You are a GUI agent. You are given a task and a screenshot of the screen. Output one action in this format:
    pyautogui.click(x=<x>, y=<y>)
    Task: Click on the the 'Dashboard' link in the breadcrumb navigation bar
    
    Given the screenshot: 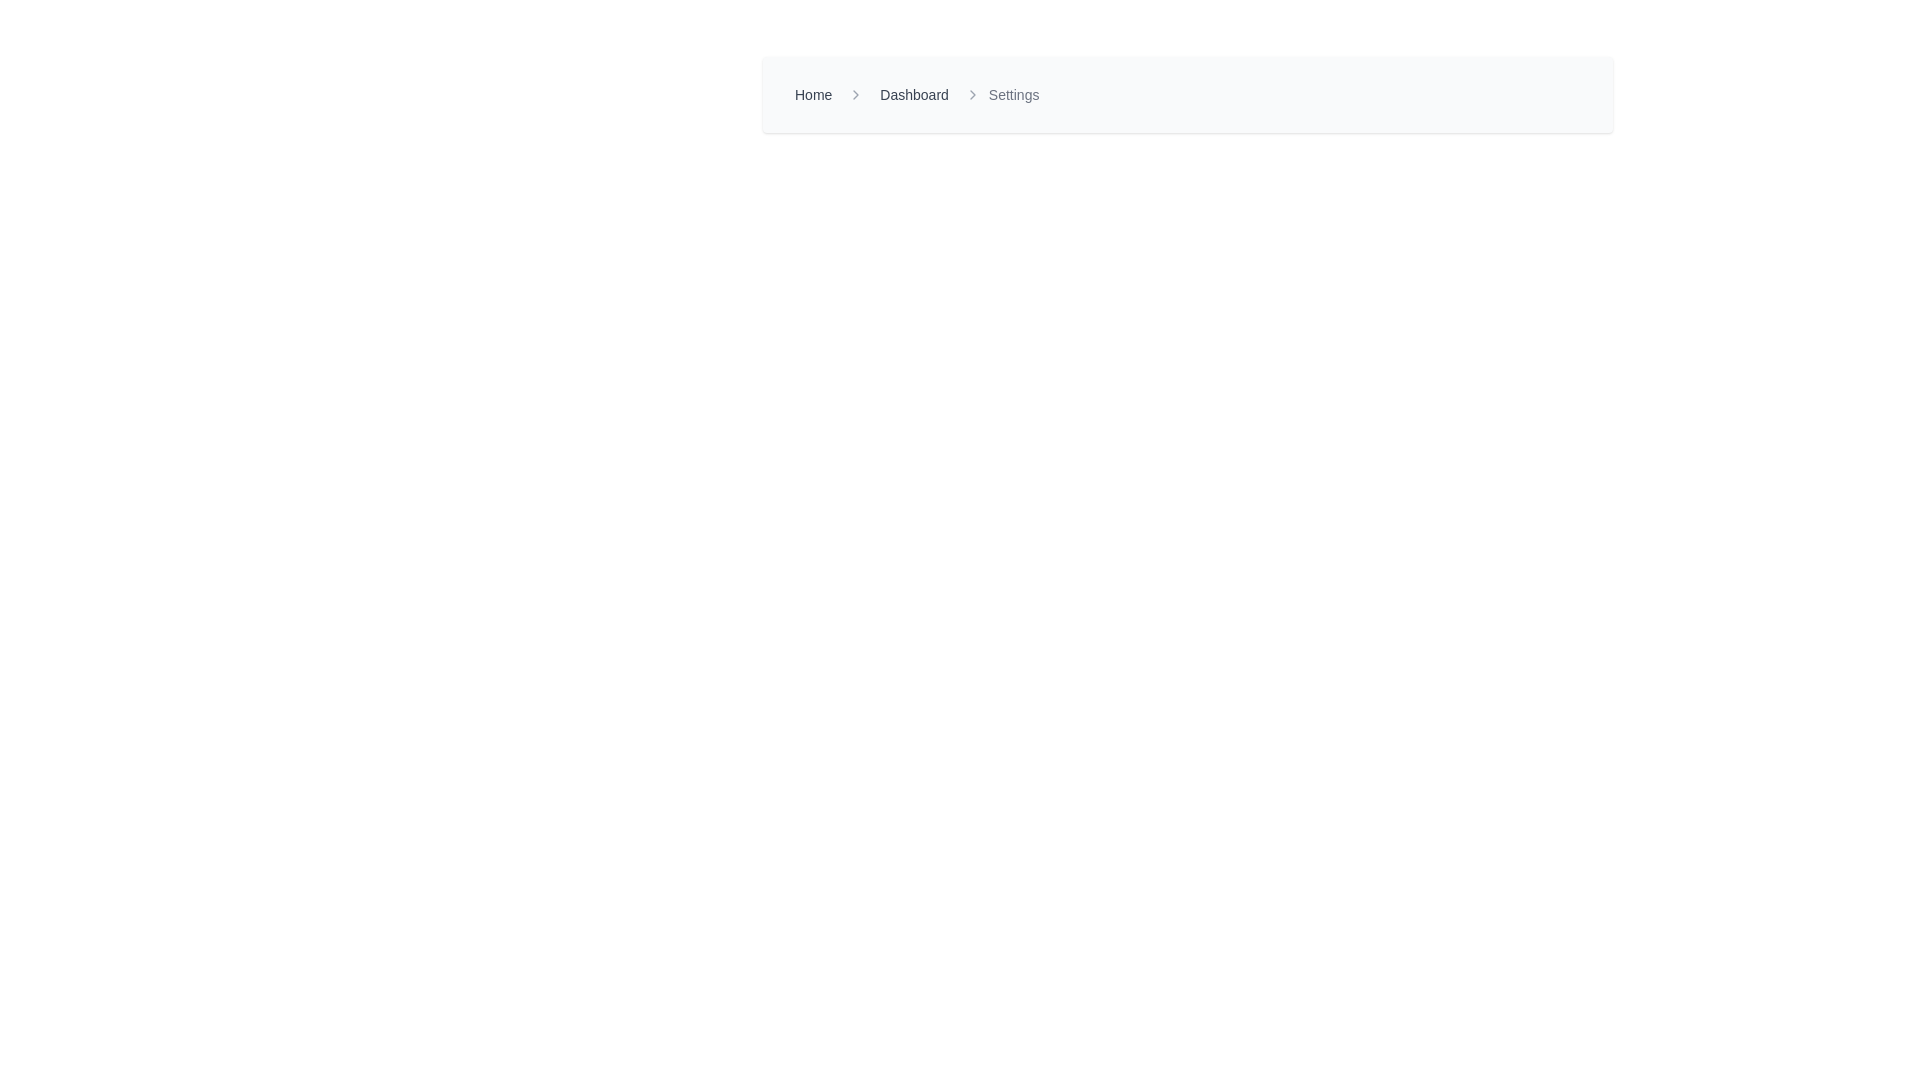 What is the action you would take?
    pyautogui.click(x=913, y=95)
    